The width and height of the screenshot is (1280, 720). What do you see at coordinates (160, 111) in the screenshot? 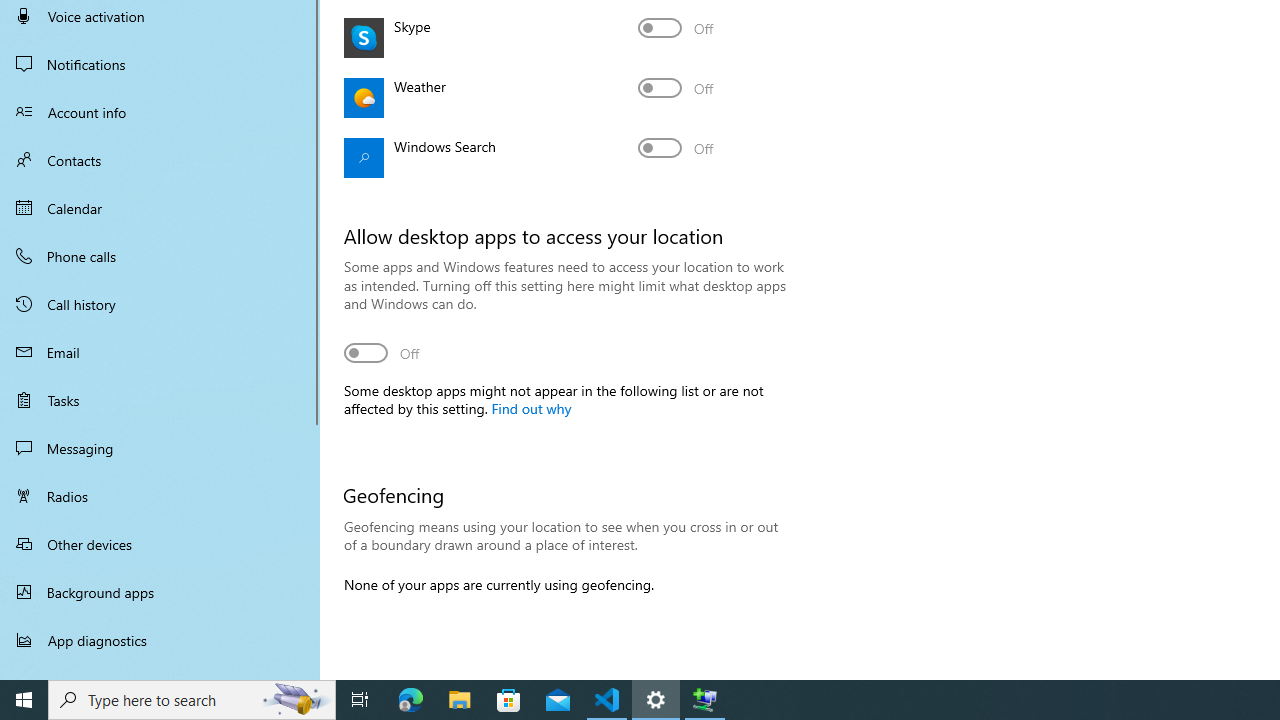
I see `'Account info'` at bounding box center [160, 111].